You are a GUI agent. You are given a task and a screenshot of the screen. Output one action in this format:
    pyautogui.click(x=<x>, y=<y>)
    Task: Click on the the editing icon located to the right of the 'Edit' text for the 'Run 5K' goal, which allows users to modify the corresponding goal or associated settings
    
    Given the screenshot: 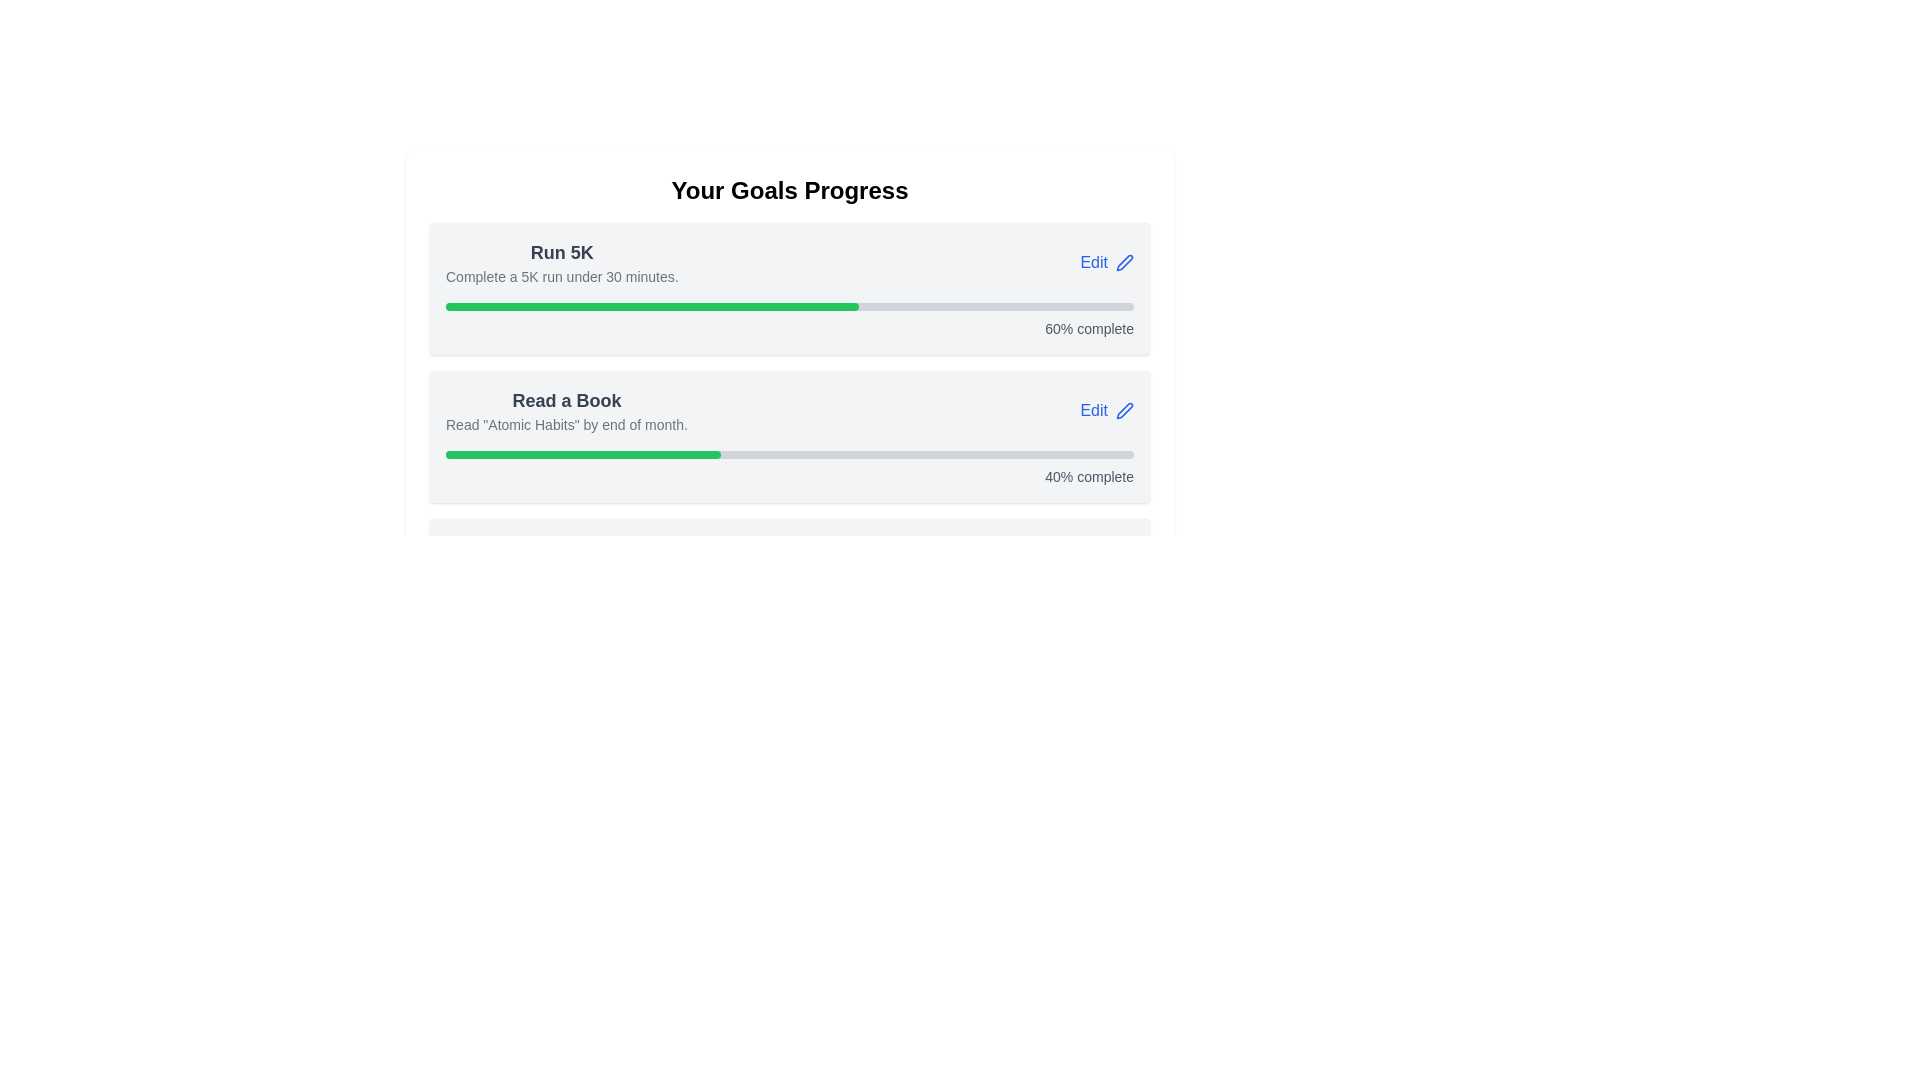 What is the action you would take?
    pyautogui.click(x=1124, y=261)
    